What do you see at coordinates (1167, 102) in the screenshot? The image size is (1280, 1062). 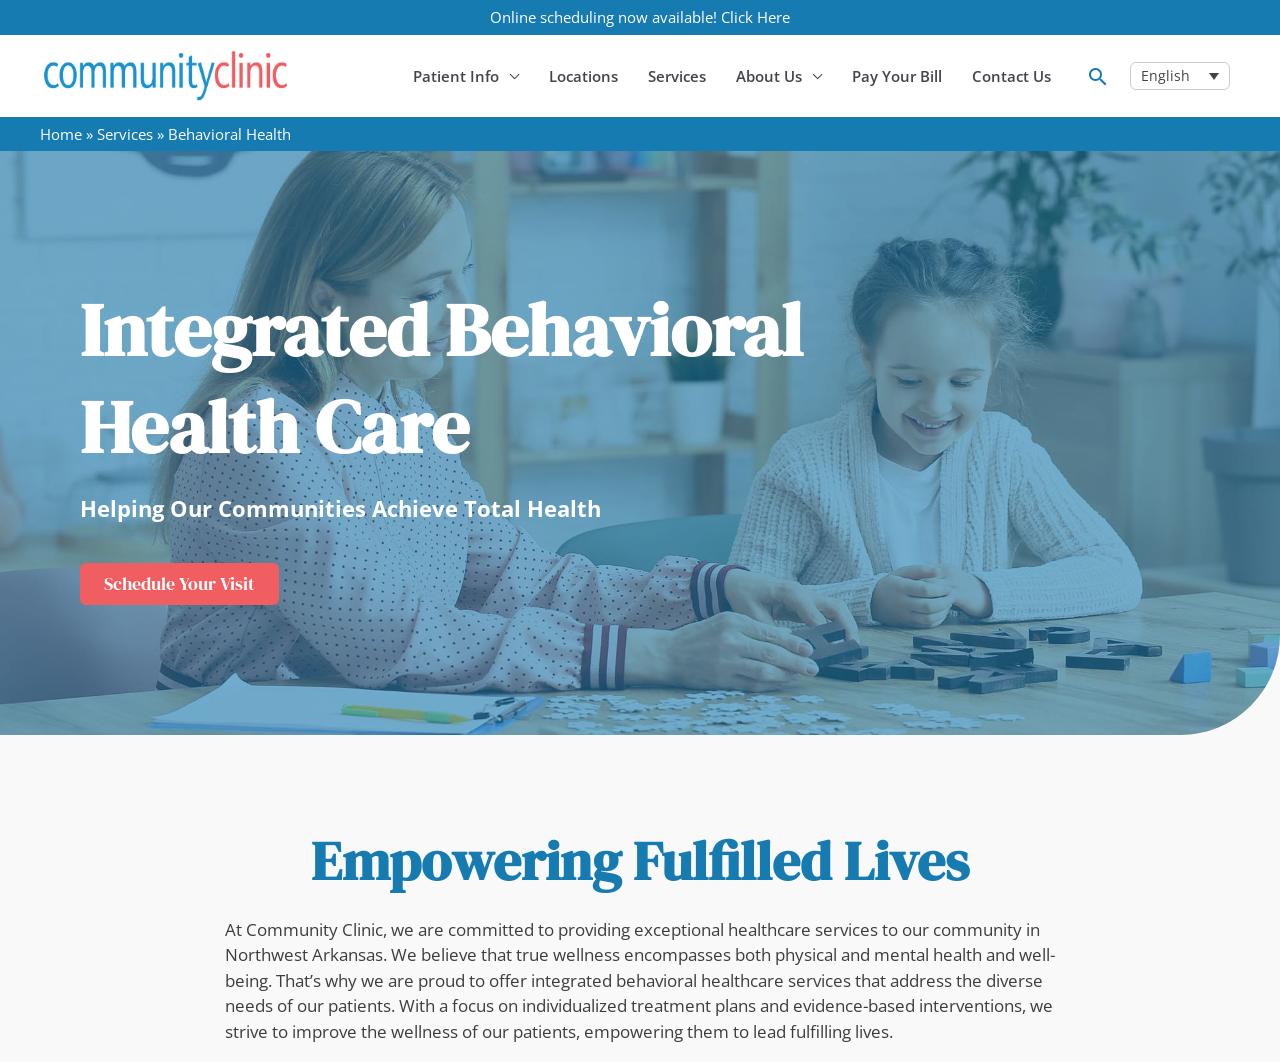 I see `'Español'` at bounding box center [1167, 102].